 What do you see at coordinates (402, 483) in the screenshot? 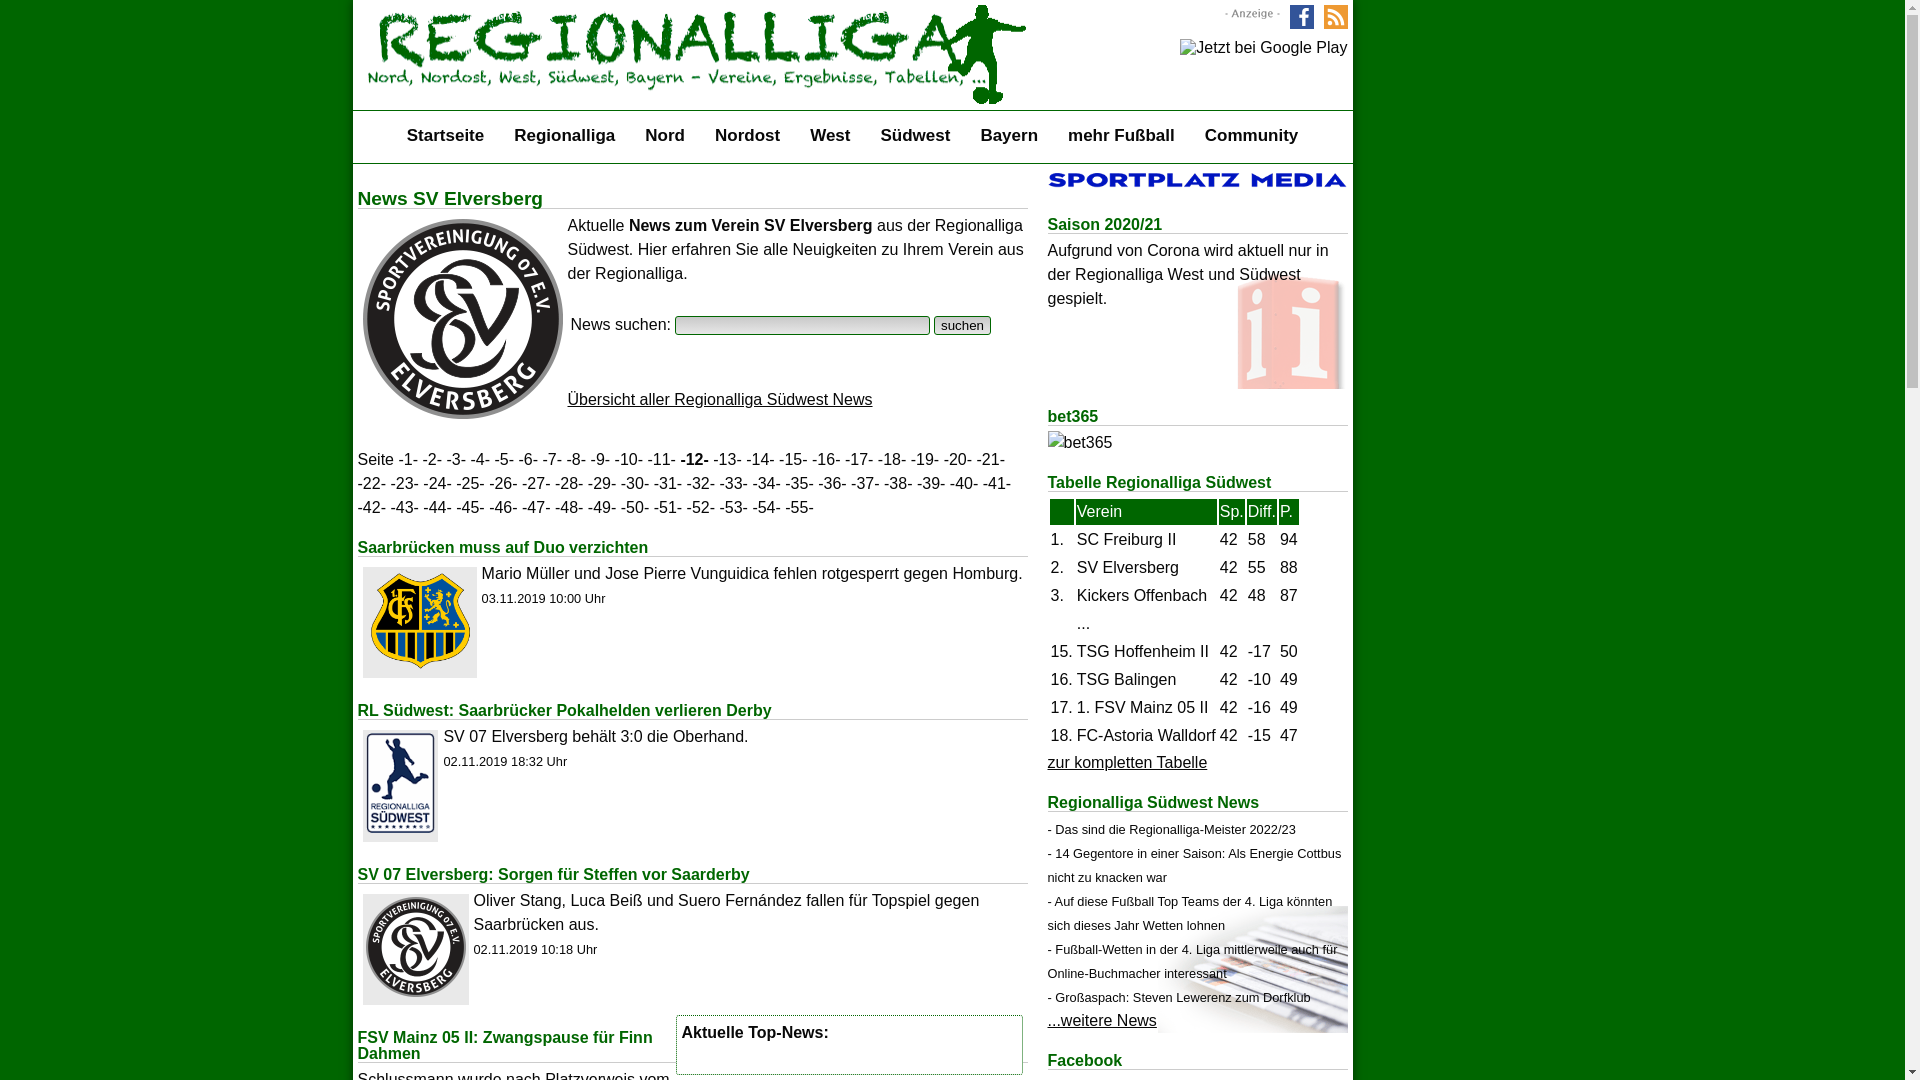
I see `'-23-'` at bounding box center [402, 483].